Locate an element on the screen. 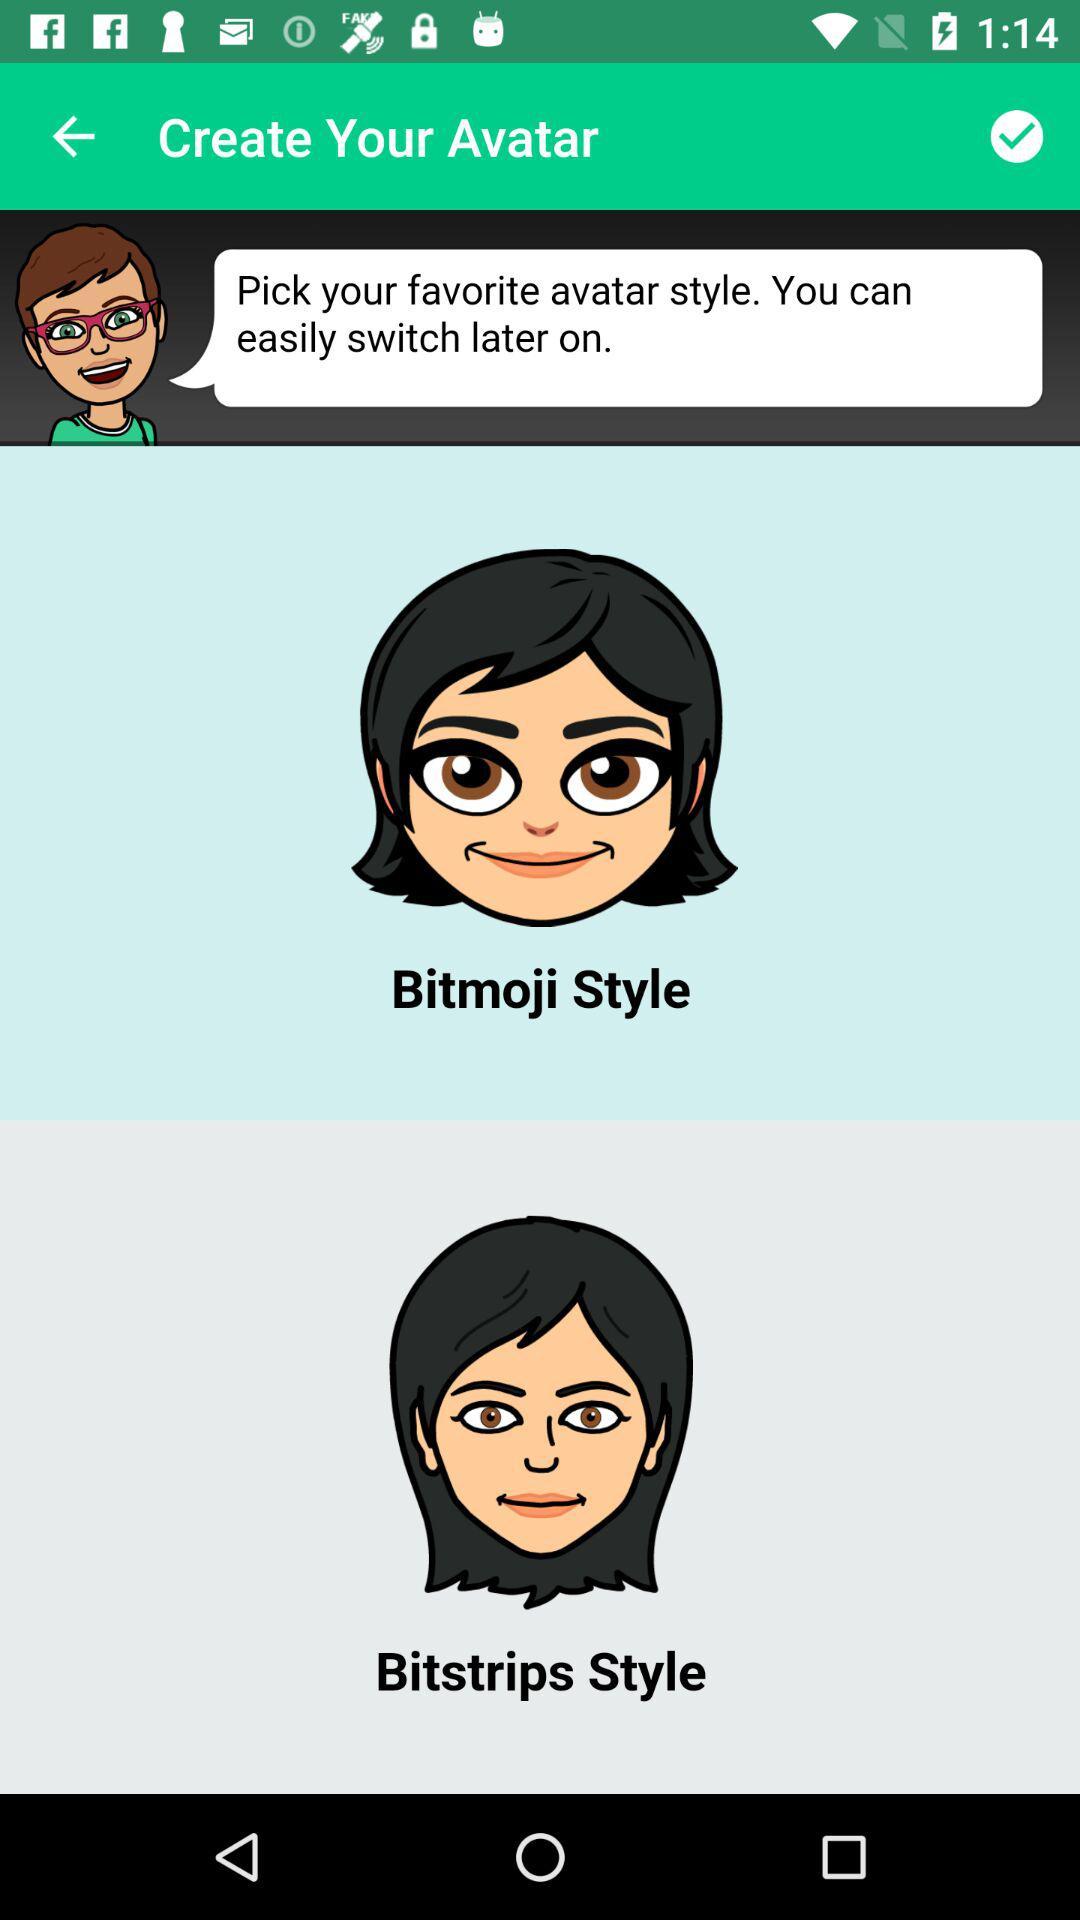 This screenshot has height=1920, width=1080. pick avatar is located at coordinates (540, 1002).